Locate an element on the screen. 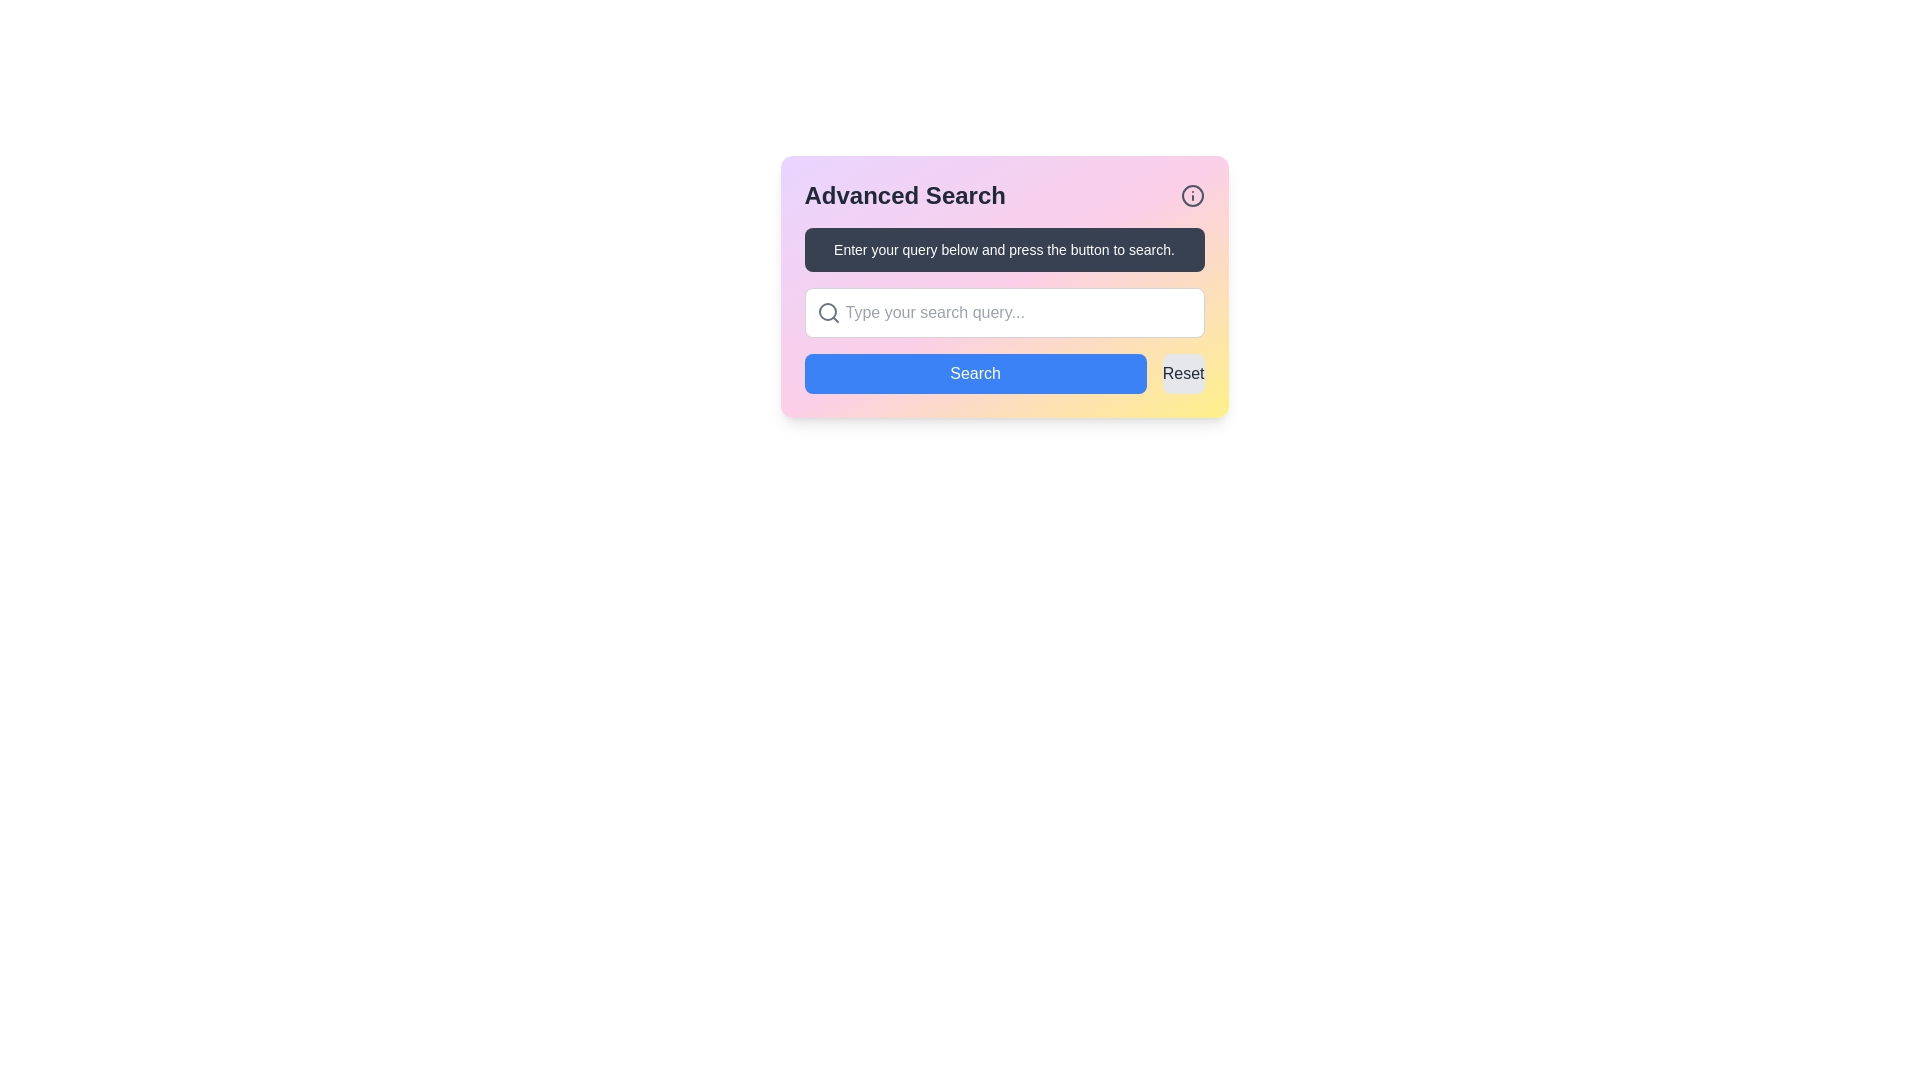 The height and width of the screenshot is (1080, 1920). the circular SVG element located at the top-right corner of the main application's search panel, which is part of a stylized 'info' symbol is located at coordinates (1192, 196).